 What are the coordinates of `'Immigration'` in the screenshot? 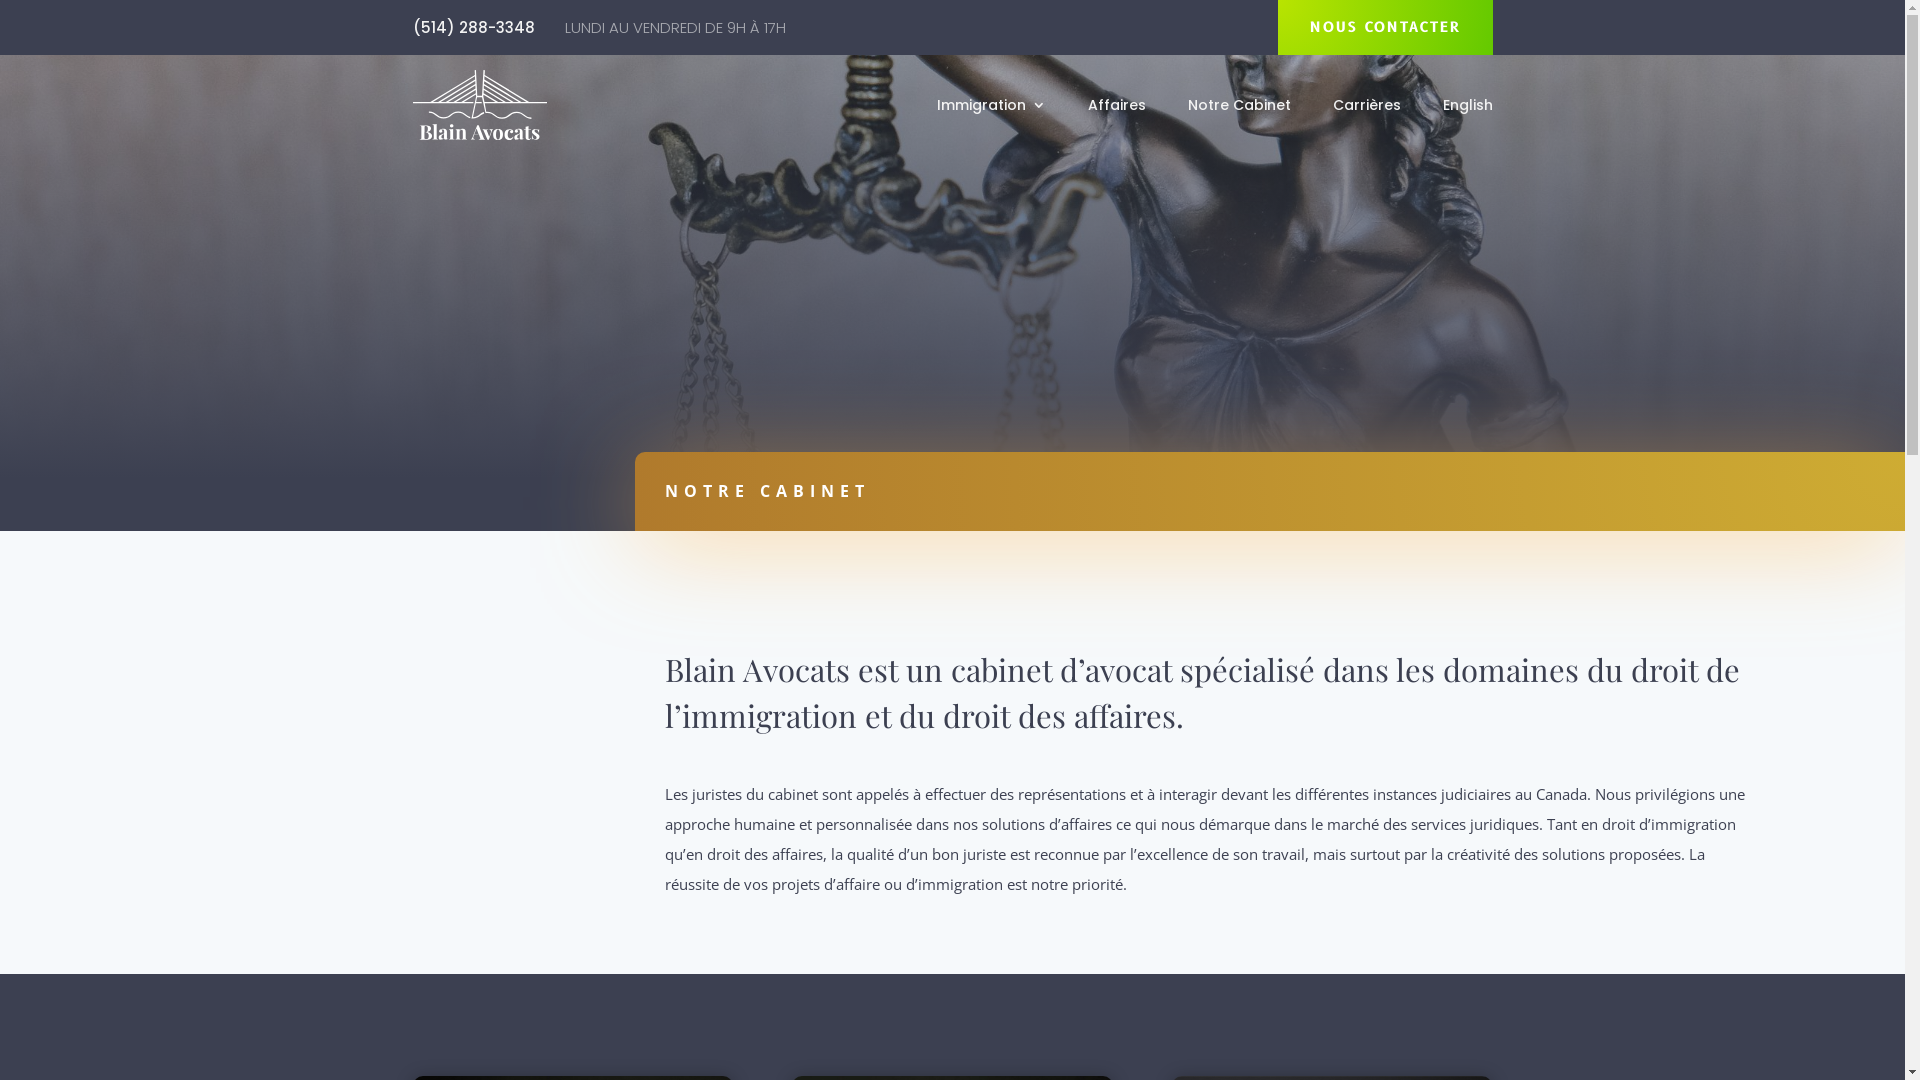 It's located at (990, 108).